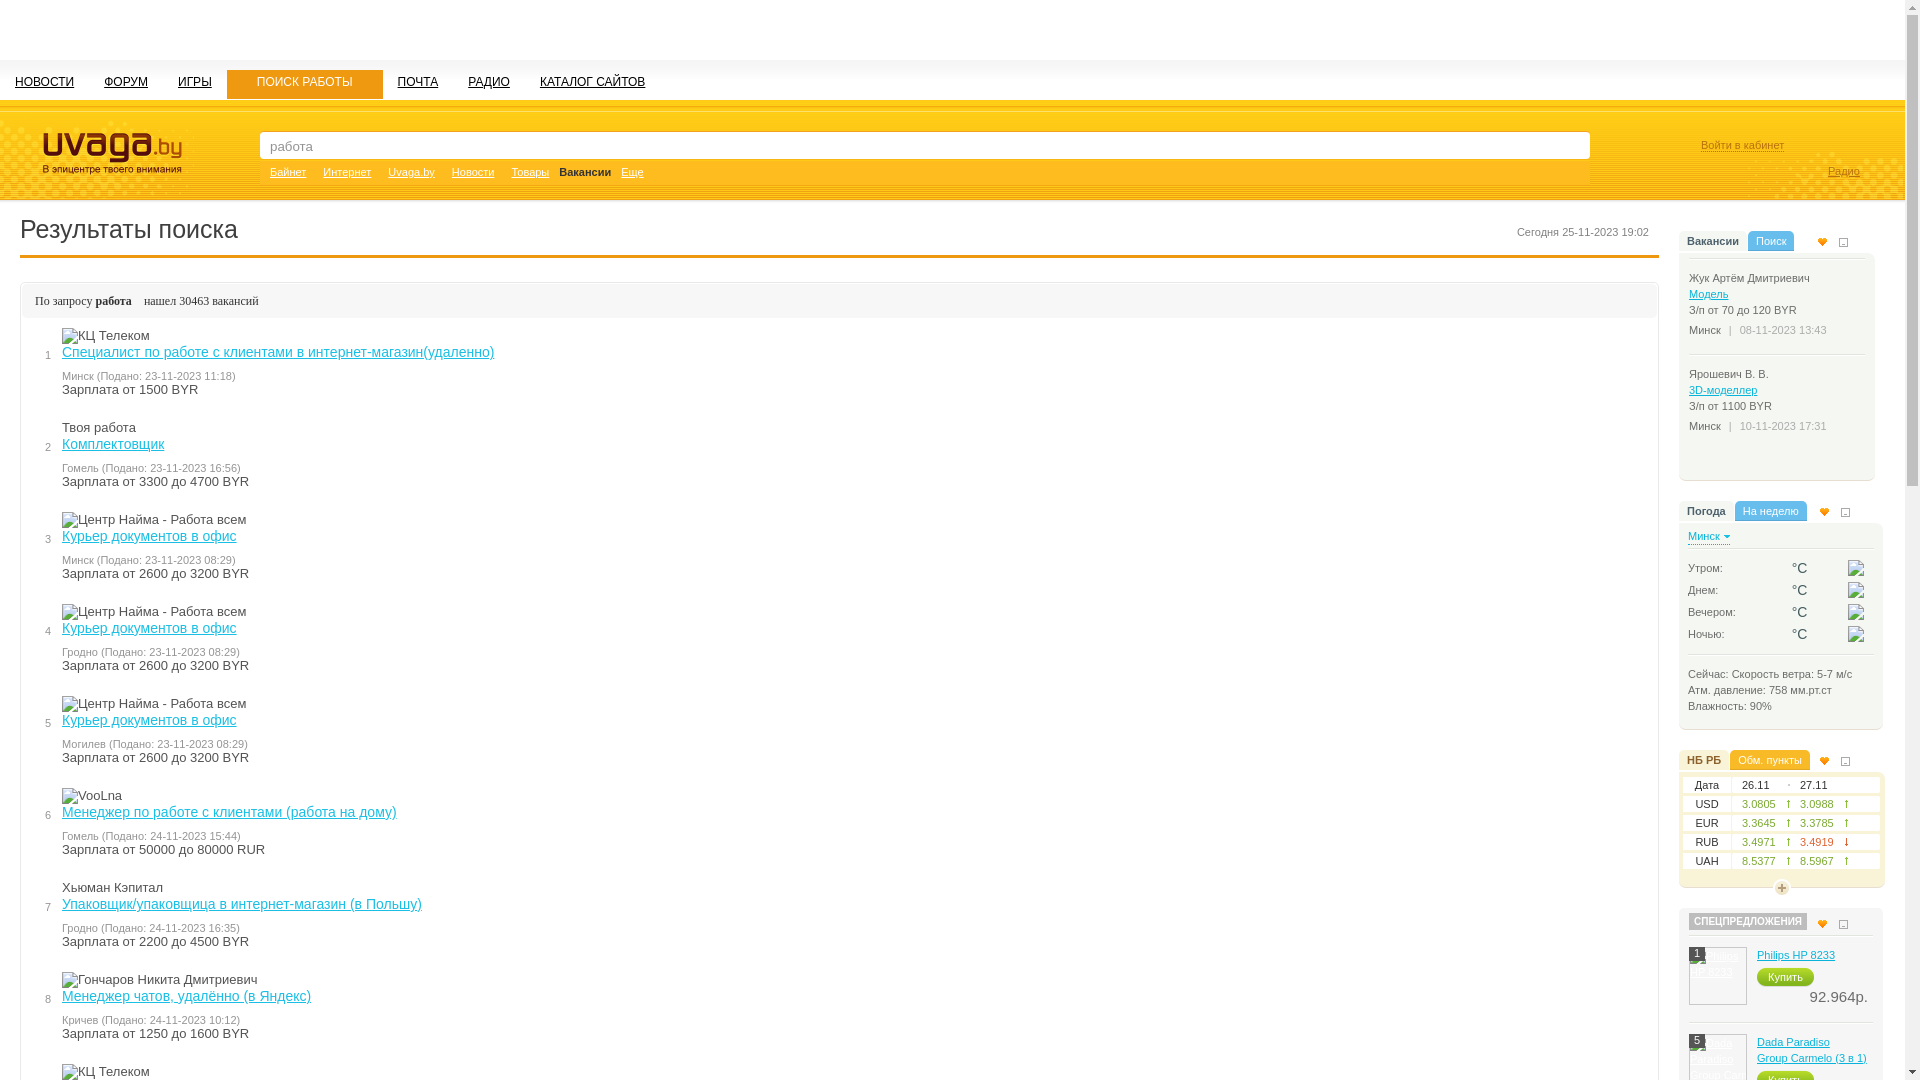 The width and height of the screenshot is (1920, 1080). Describe the element at coordinates (410, 171) in the screenshot. I see `'Uvaga.by'` at that location.